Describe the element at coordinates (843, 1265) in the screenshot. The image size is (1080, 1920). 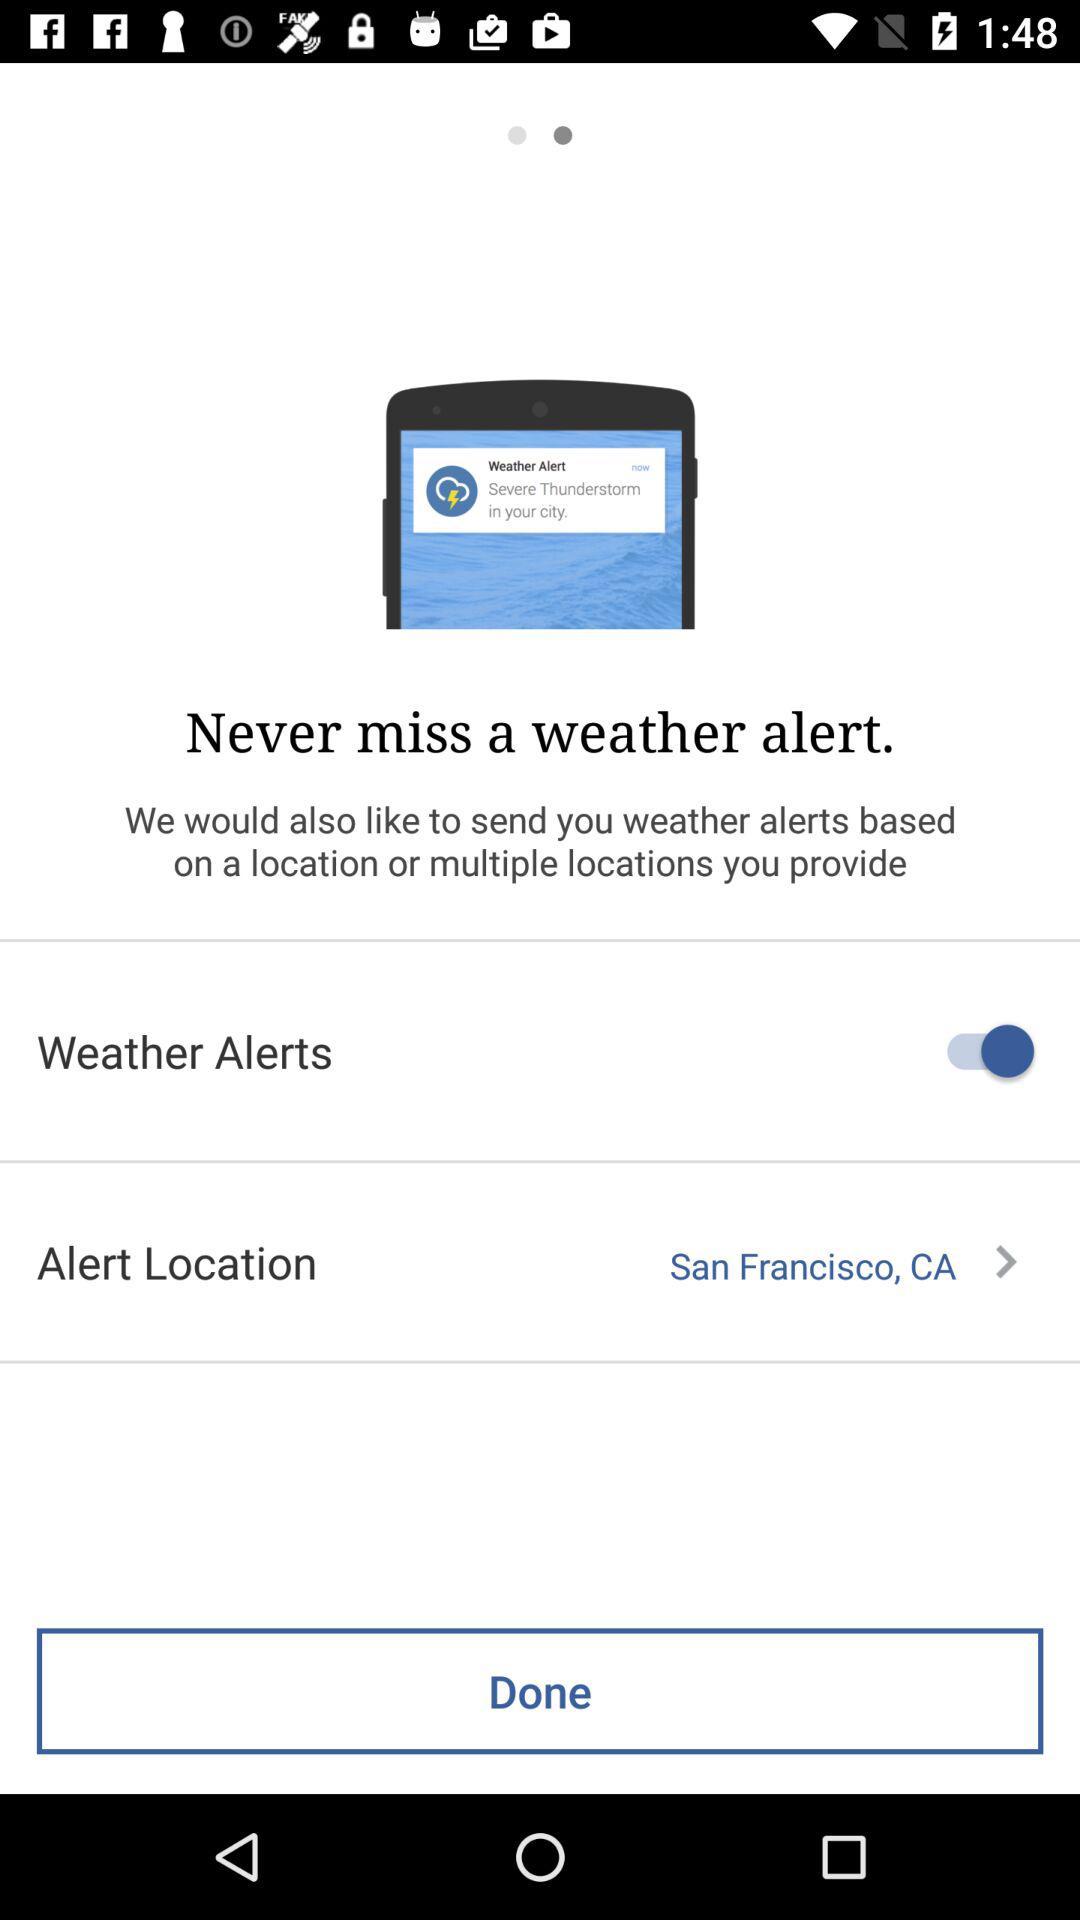
I see `the item to the right of alert location icon` at that location.